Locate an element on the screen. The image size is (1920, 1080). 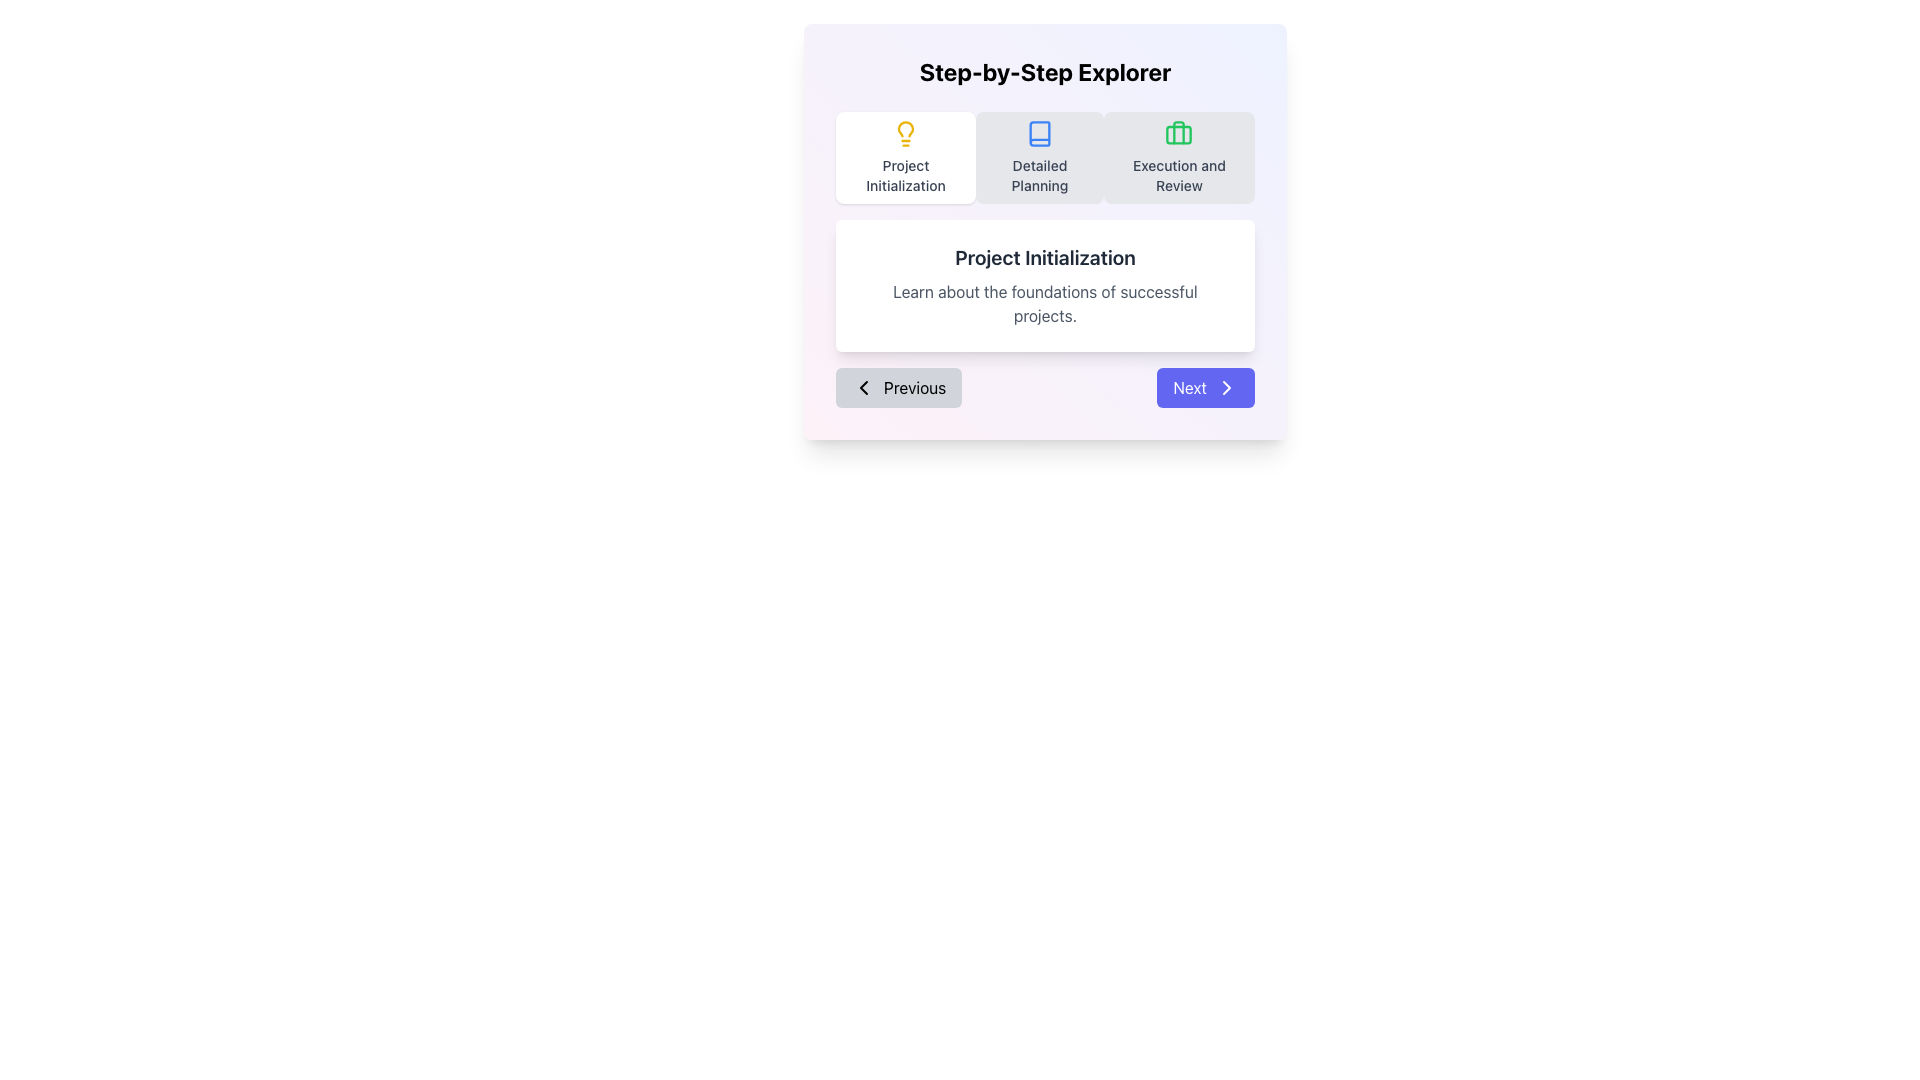
text component displaying the title 'Project Initialization' in bold and dark gray color, located in the center of a white rounded rectangular card is located at coordinates (1044, 257).